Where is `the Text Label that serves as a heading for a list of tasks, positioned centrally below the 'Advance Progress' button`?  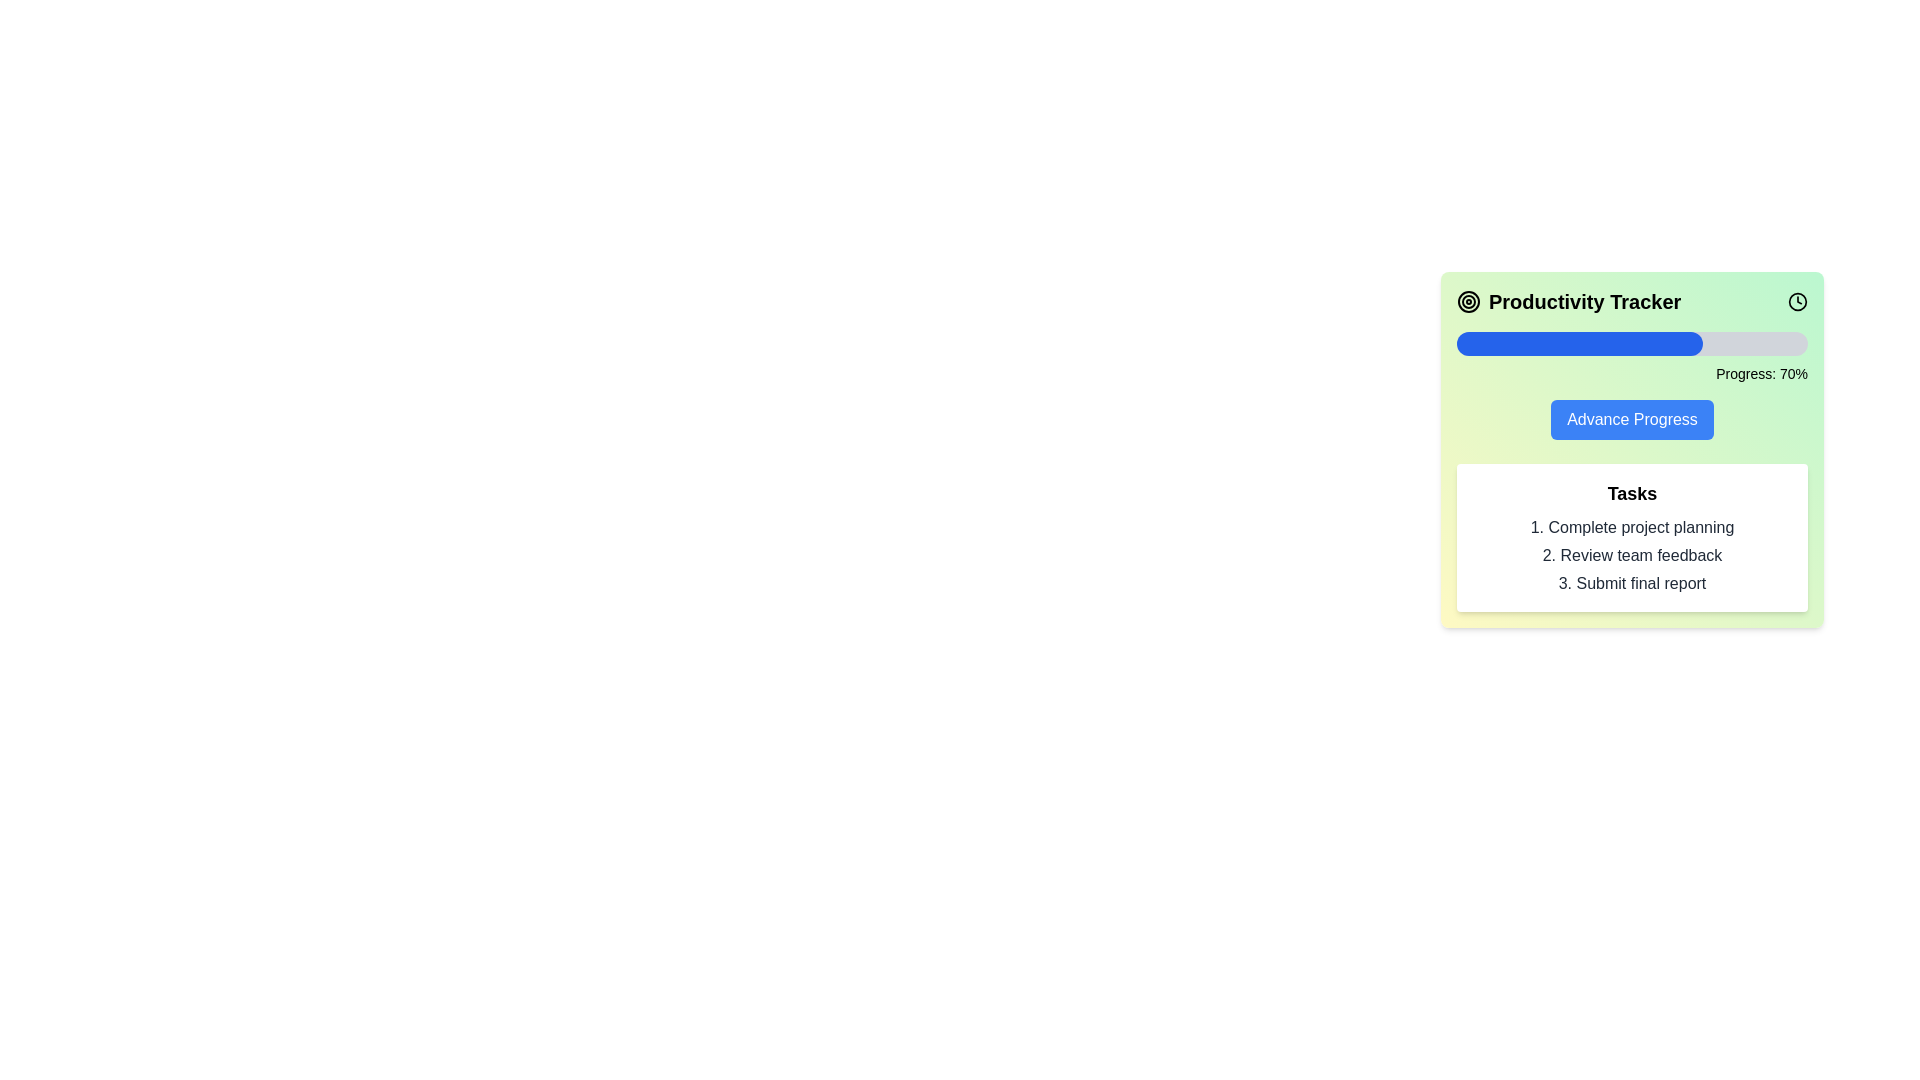 the Text Label that serves as a heading for a list of tasks, positioned centrally below the 'Advance Progress' button is located at coordinates (1632, 493).